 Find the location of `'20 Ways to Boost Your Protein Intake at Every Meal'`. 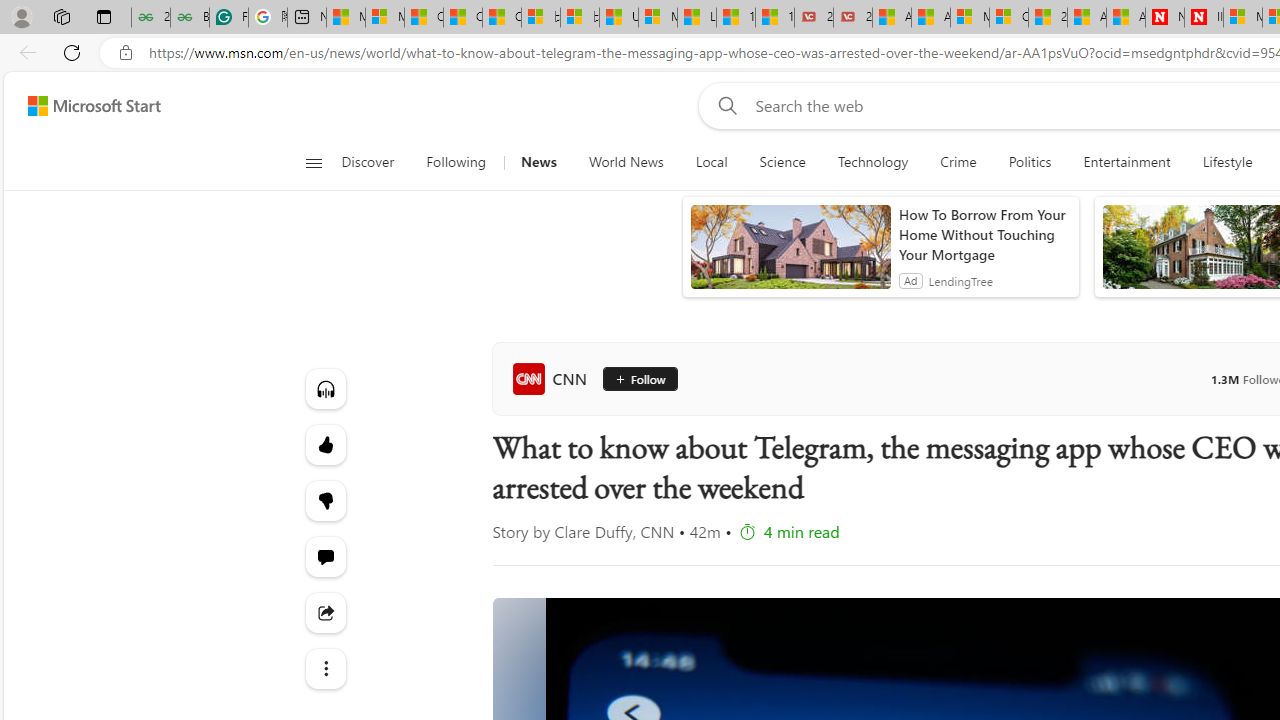

'20 Ways to Boost Your Protein Intake at Every Meal' is located at coordinates (1047, 17).